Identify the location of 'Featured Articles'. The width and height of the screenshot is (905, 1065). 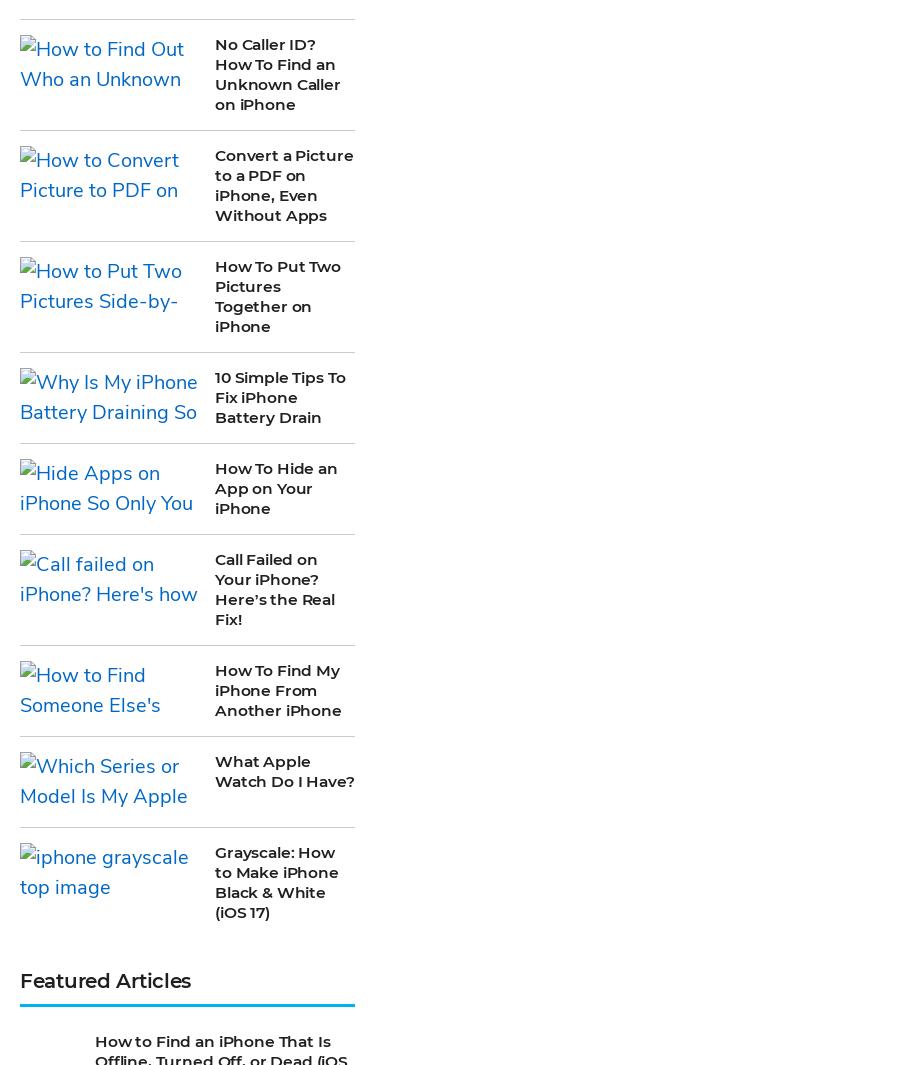
(104, 391).